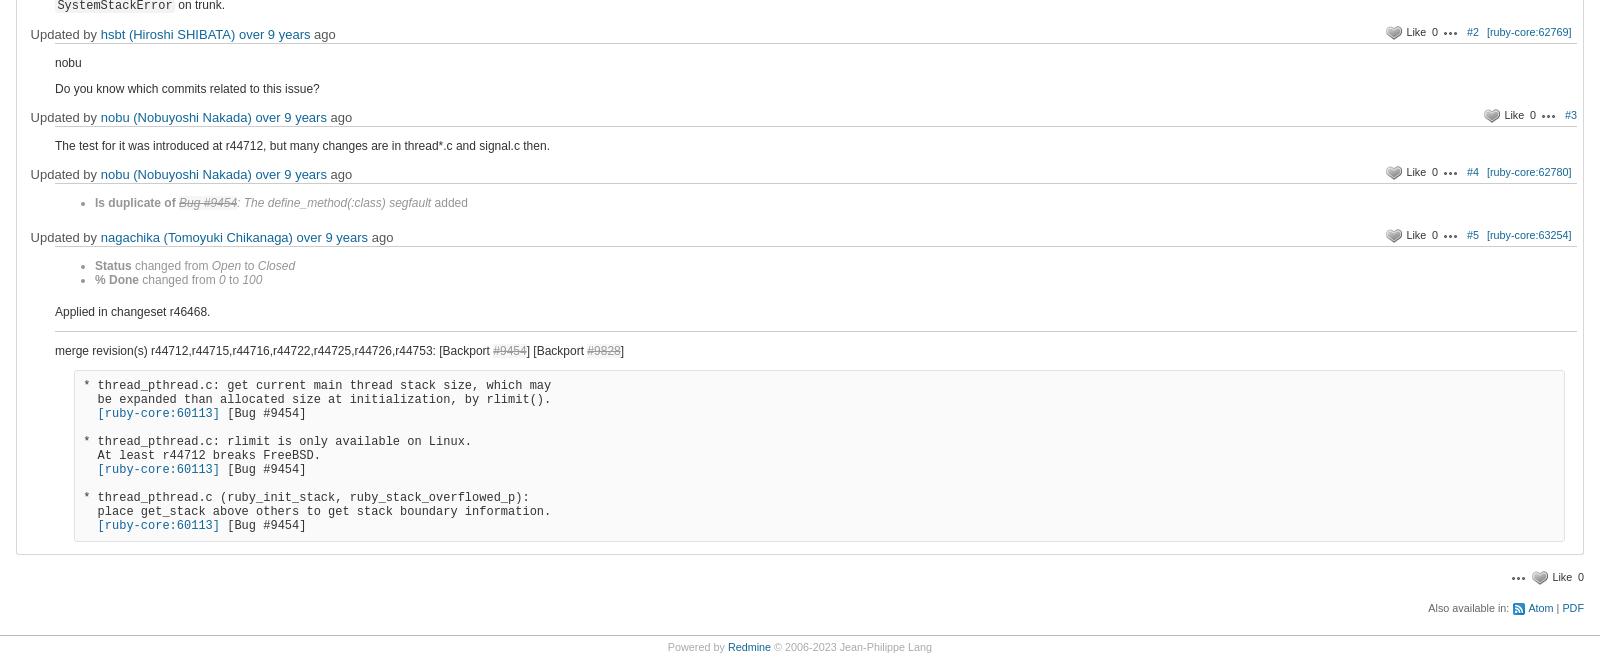 The height and width of the screenshot is (658, 1600). I want to click on 'Applied in changeset r46468.', so click(54, 311).